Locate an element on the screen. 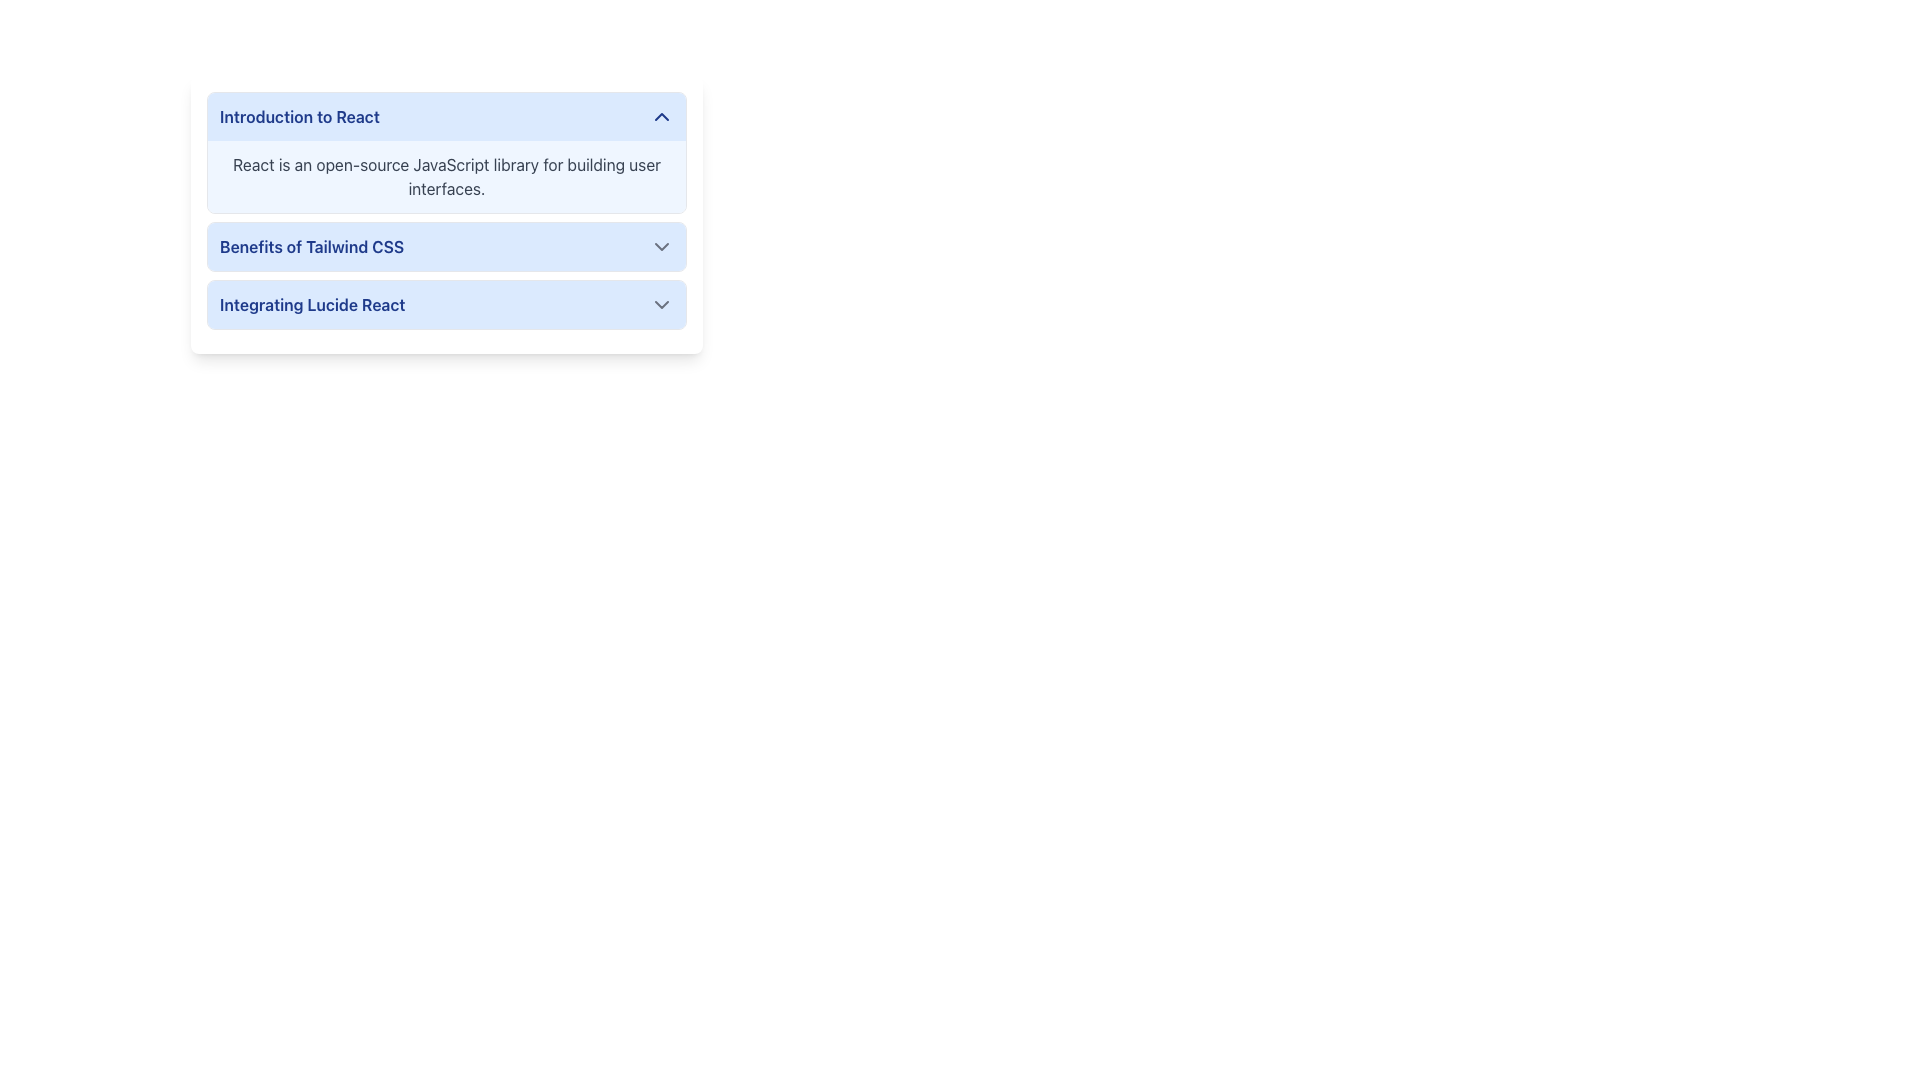  the chevron icon button located to the right of the 'Introduction to React' header is located at coordinates (662, 116).